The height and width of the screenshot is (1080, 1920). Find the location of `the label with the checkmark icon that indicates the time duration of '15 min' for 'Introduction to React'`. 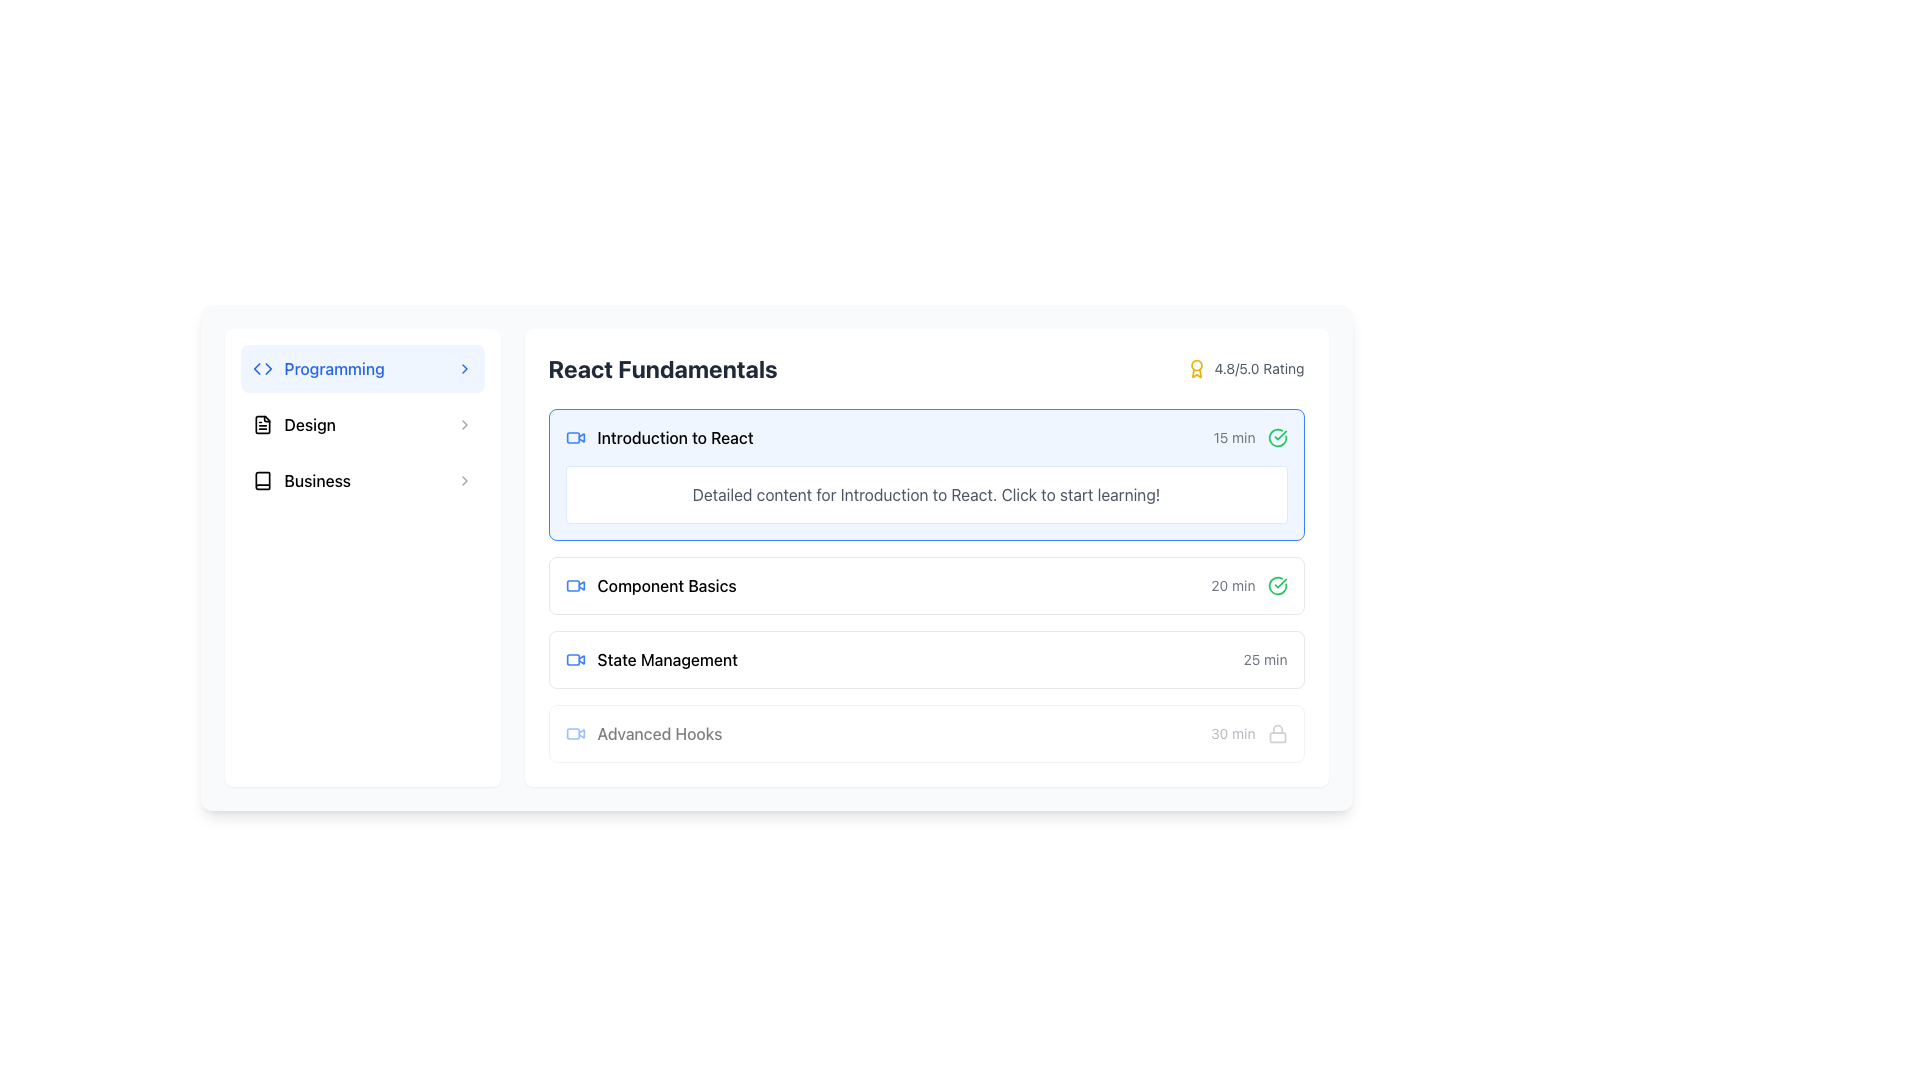

the label with the checkmark icon that indicates the time duration of '15 min' for 'Introduction to React' is located at coordinates (1249, 437).